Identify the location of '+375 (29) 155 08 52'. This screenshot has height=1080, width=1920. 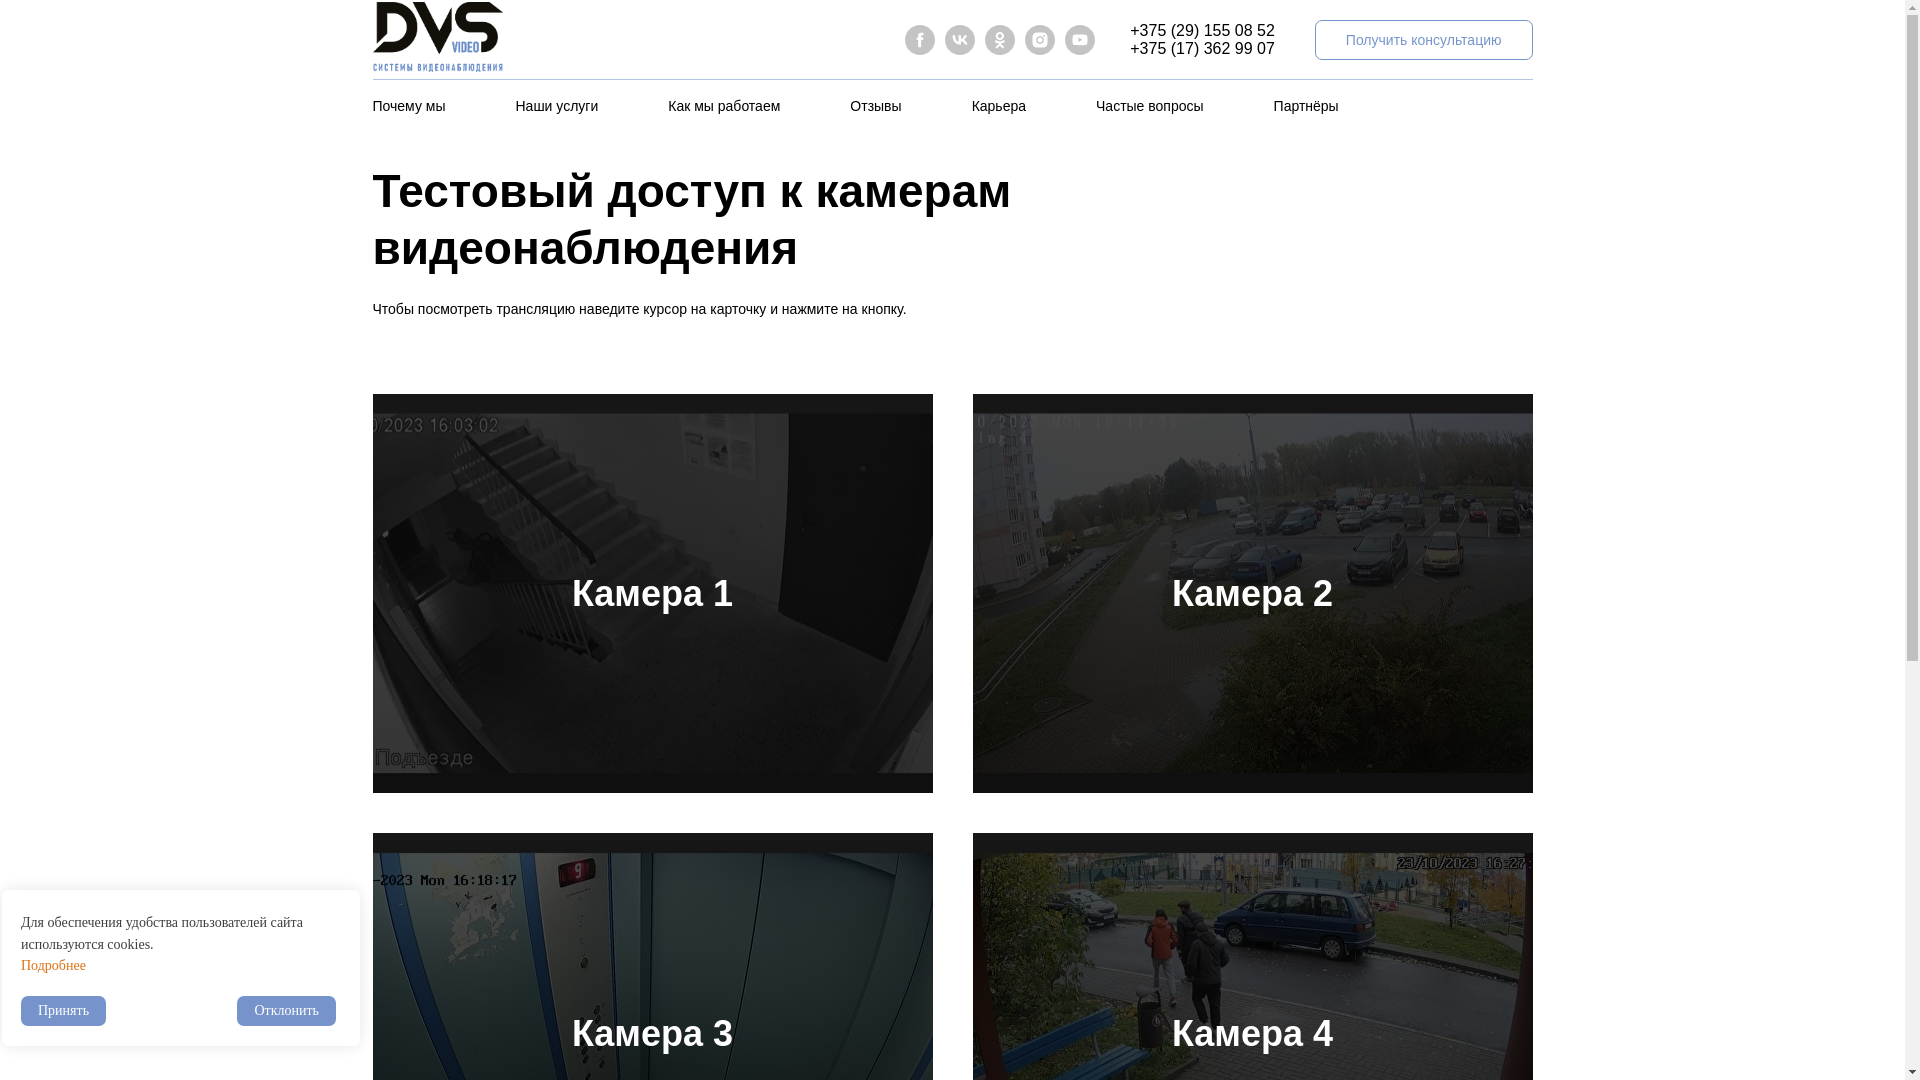
(1129, 30).